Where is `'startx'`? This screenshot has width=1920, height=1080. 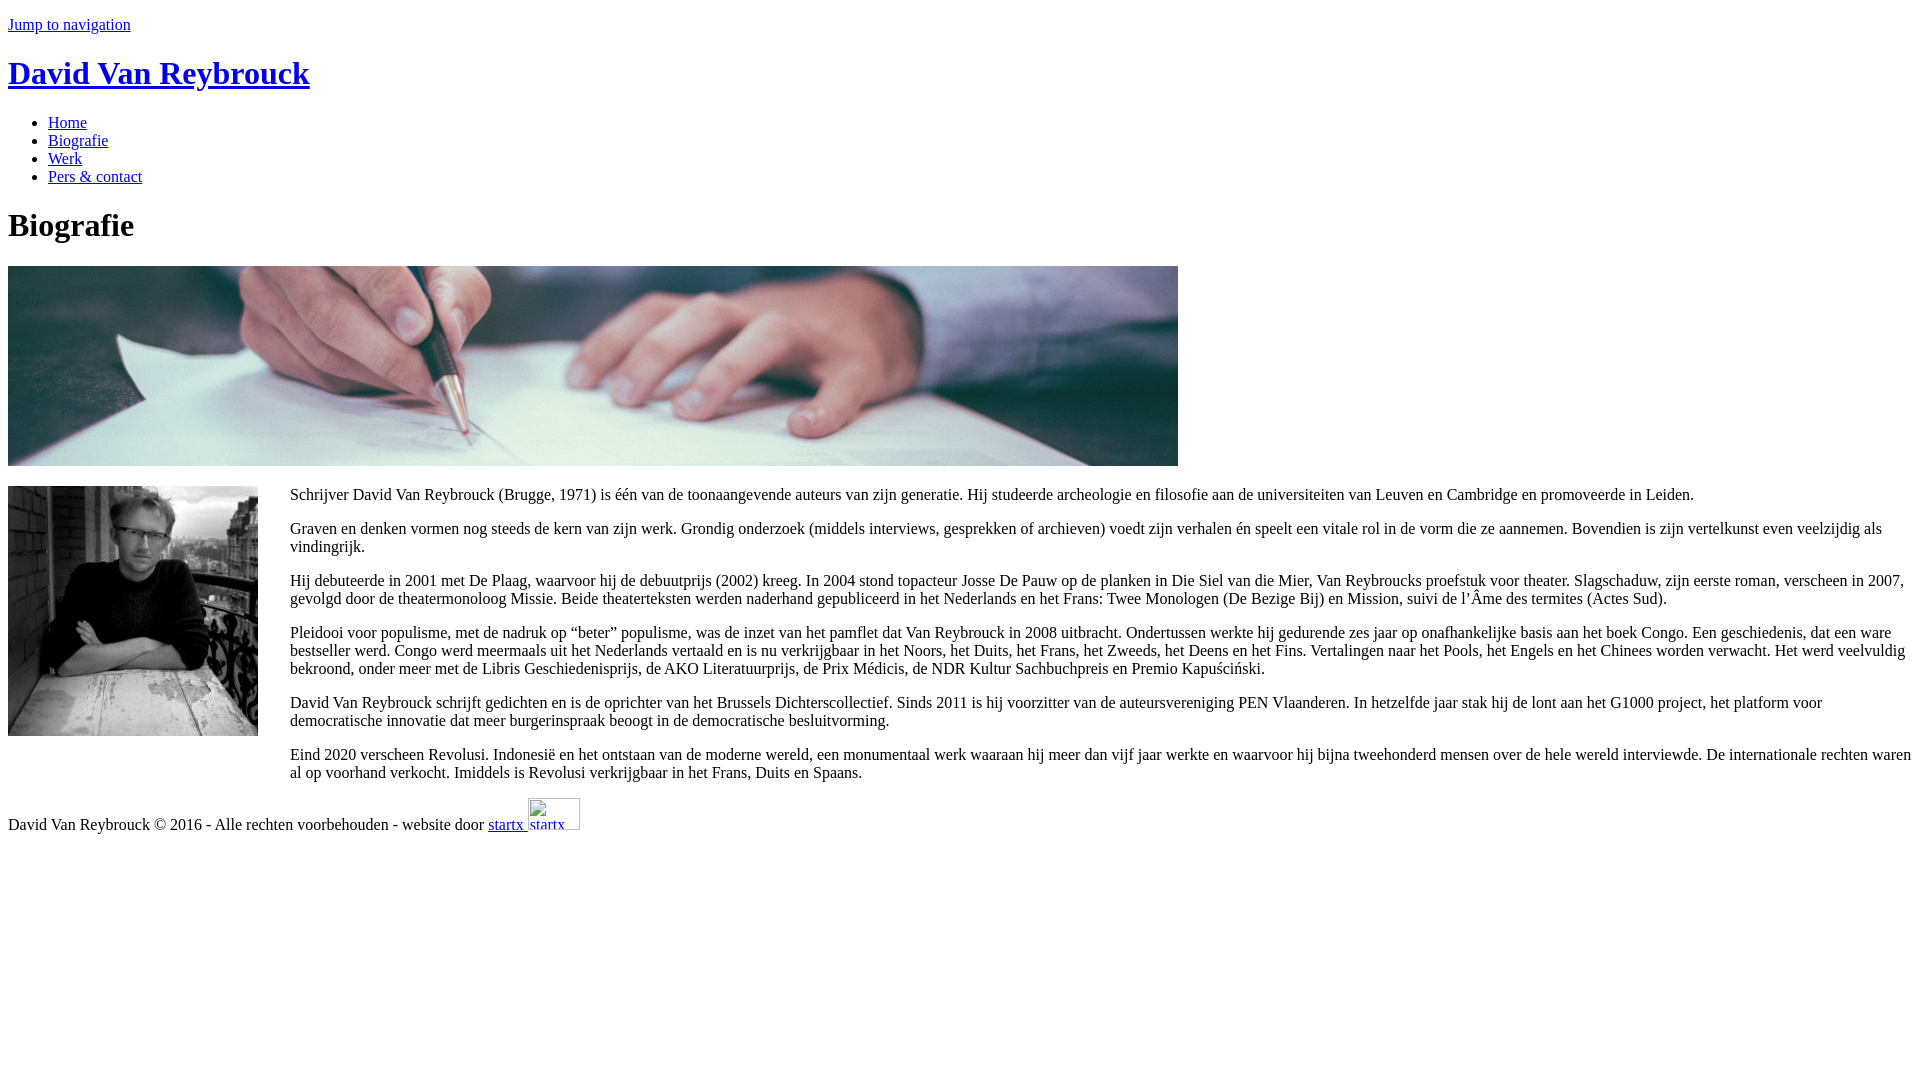 'startx' is located at coordinates (533, 824).